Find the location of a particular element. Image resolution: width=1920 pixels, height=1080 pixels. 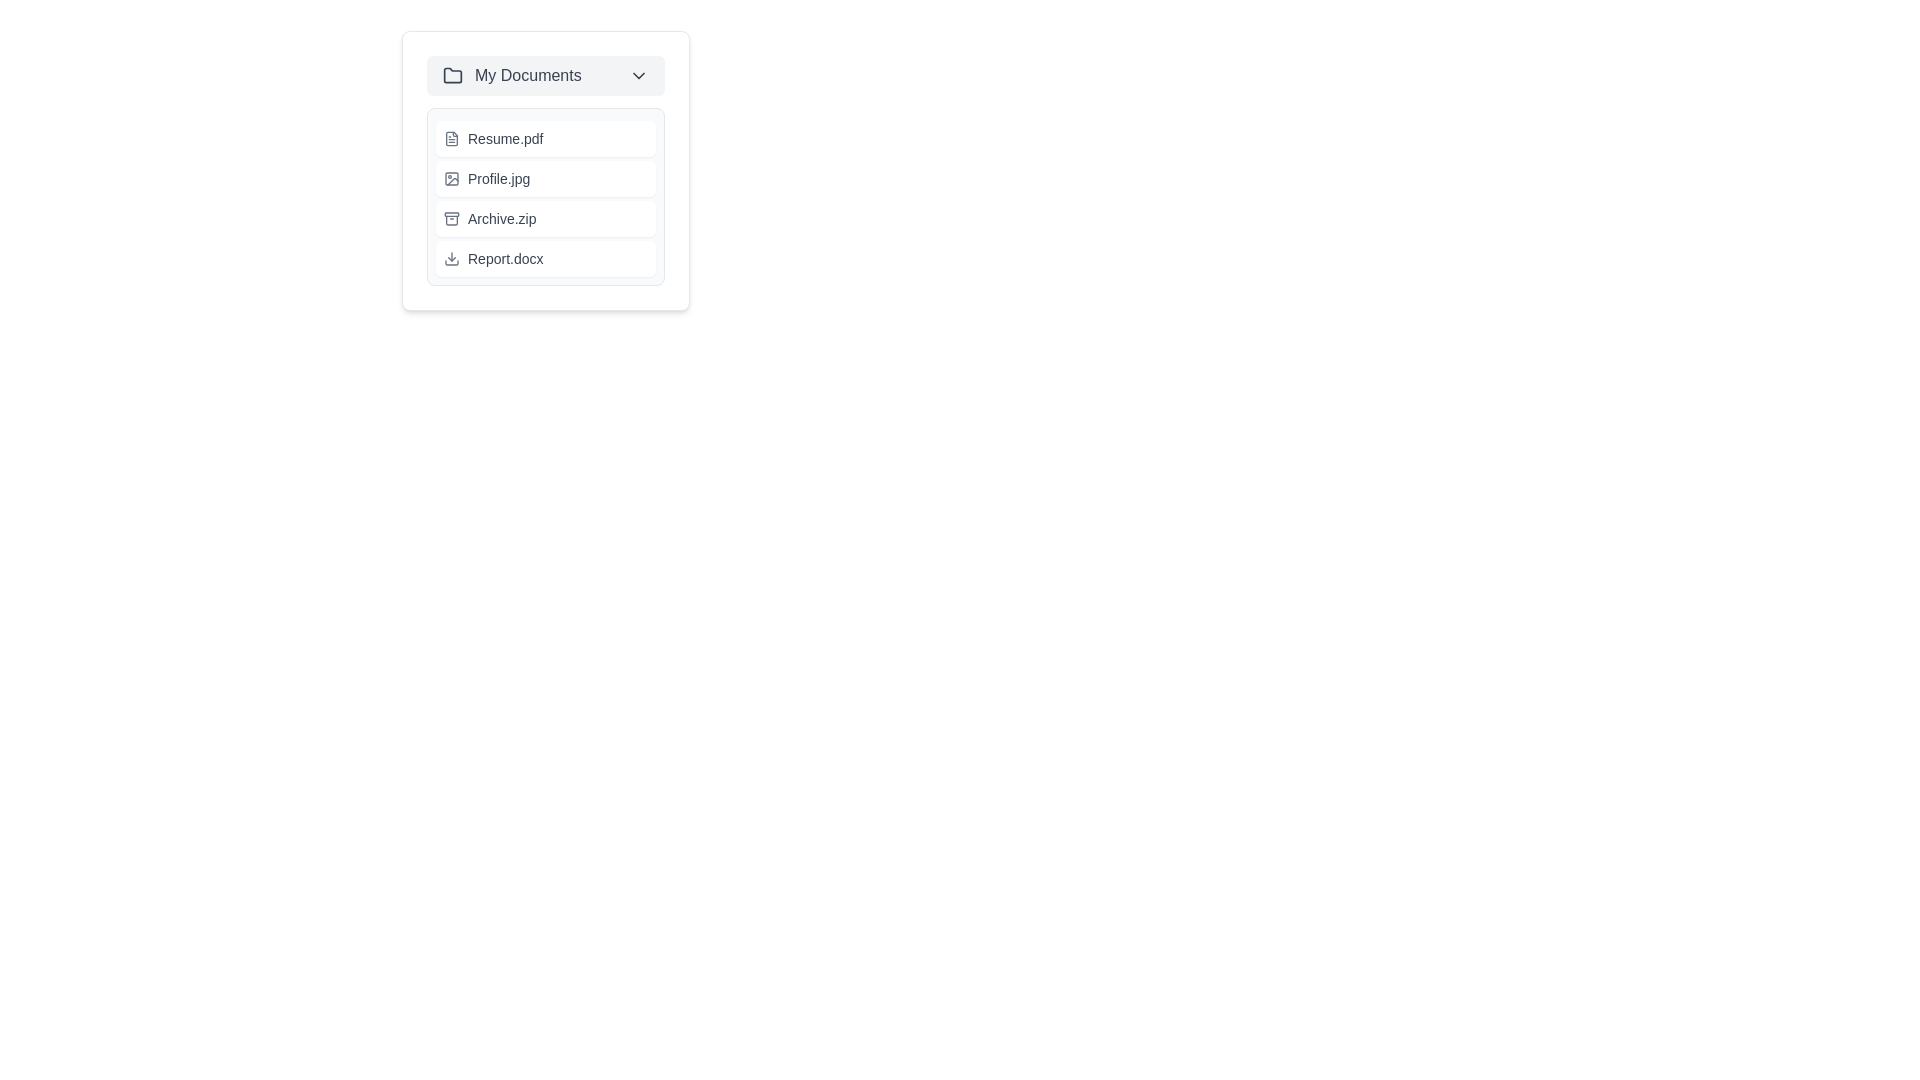

the download icon representing 'Report.docx' is located at coordinates (450, 257).